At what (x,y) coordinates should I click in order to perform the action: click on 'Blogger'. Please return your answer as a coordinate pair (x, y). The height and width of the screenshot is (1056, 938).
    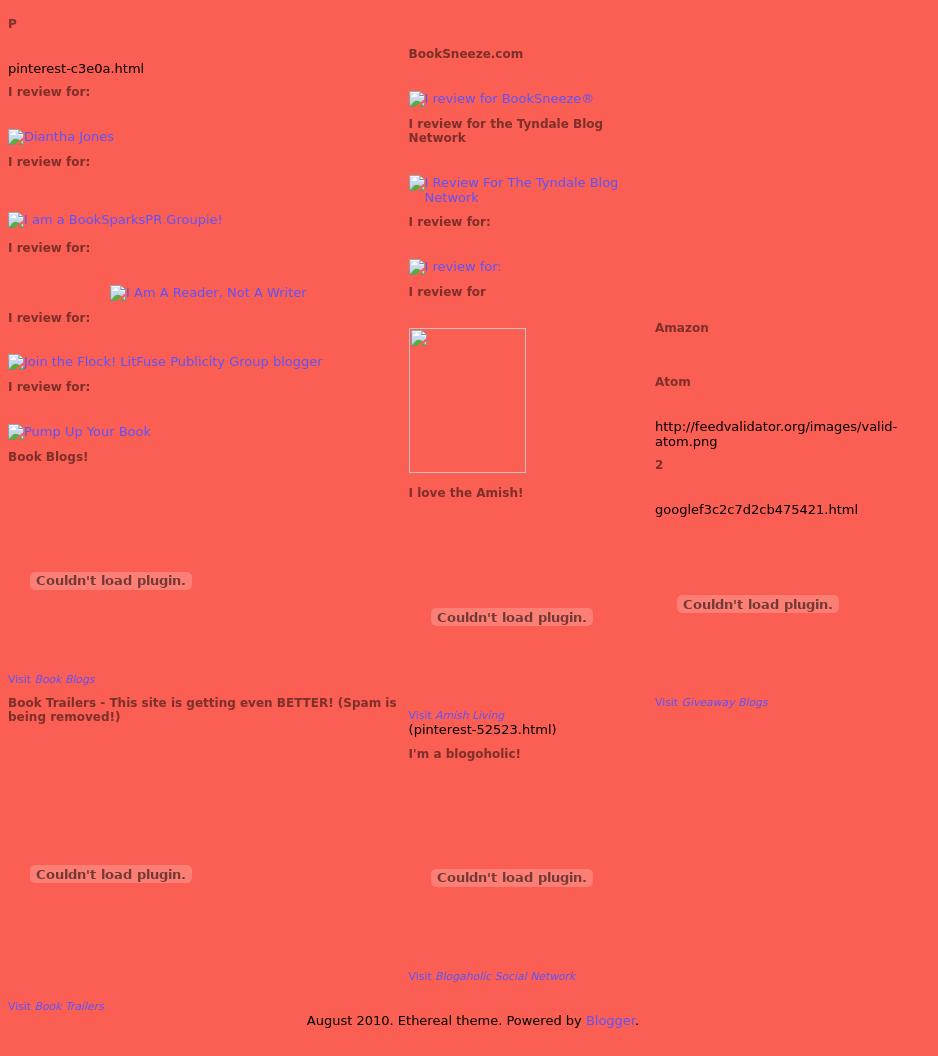
    Looking at the image, I should click on (584, 1019).